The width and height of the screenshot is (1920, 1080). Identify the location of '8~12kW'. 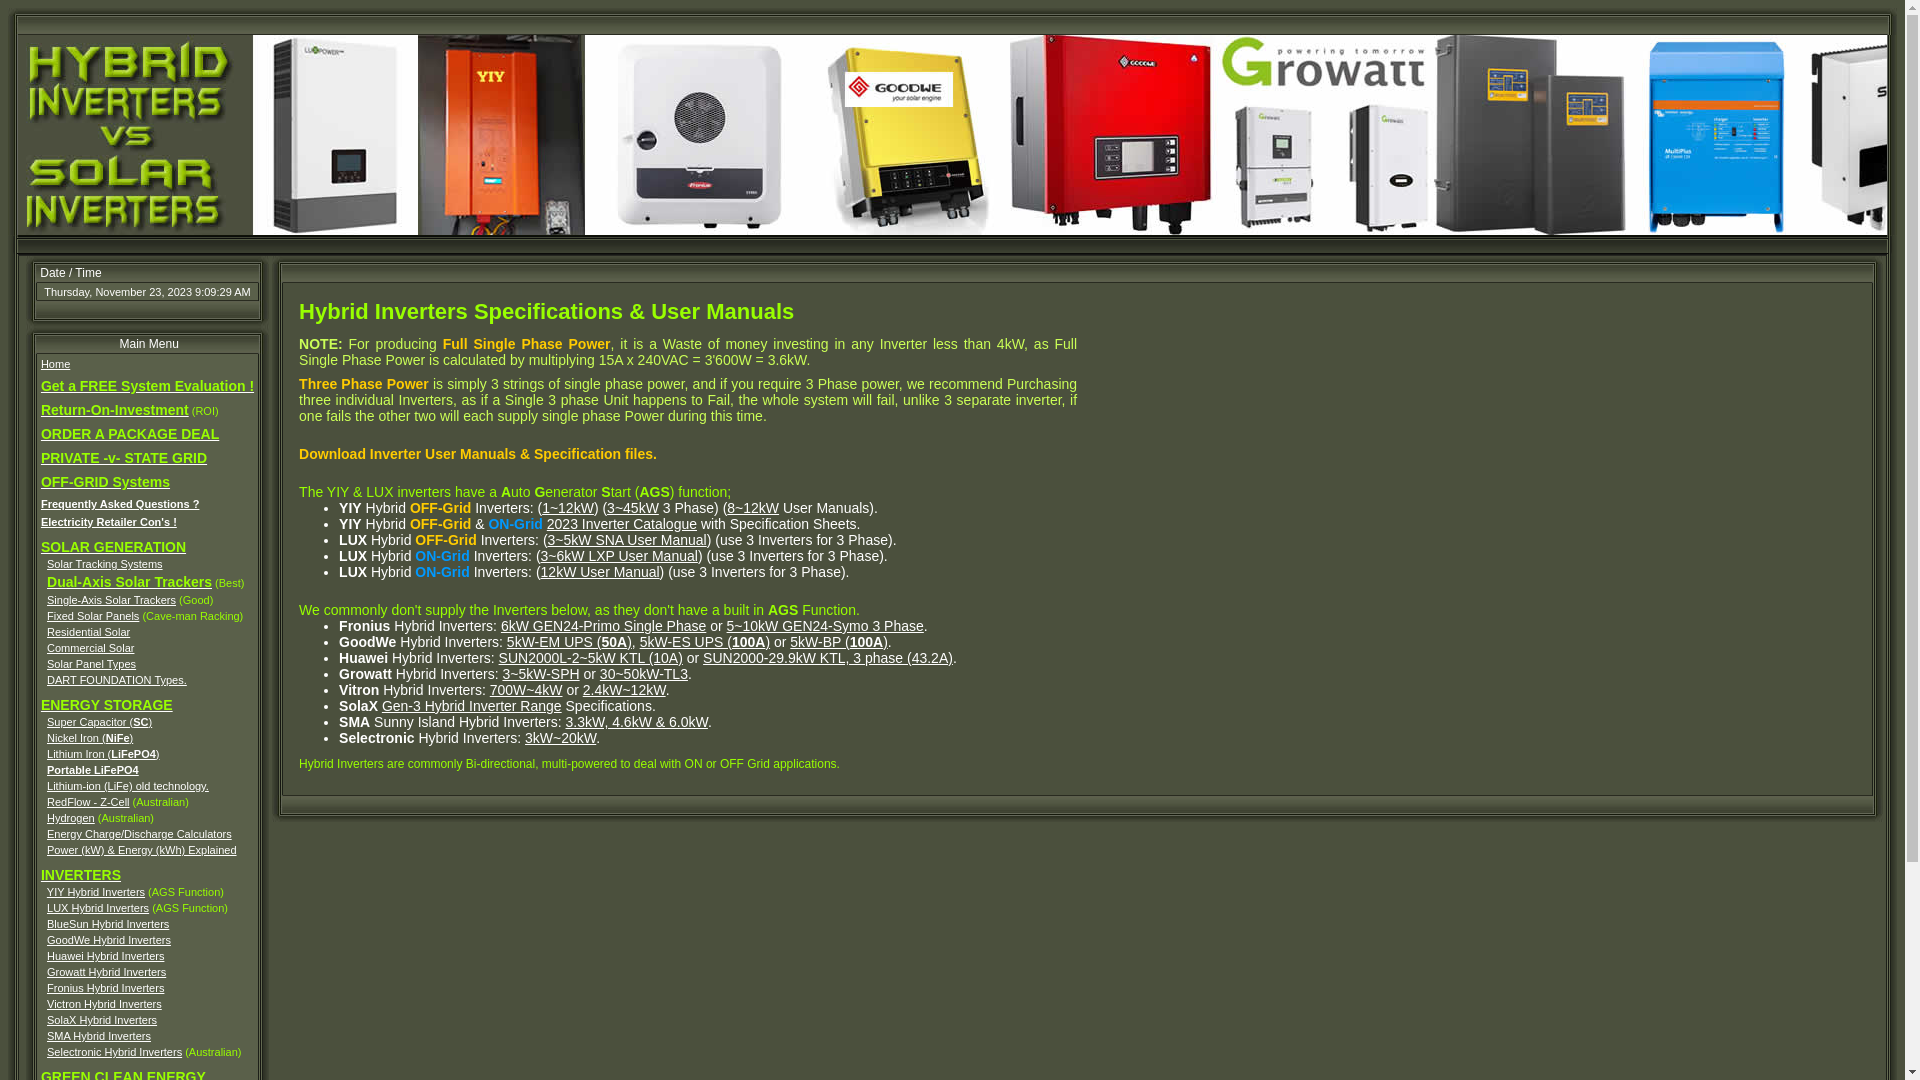
(725, 507).